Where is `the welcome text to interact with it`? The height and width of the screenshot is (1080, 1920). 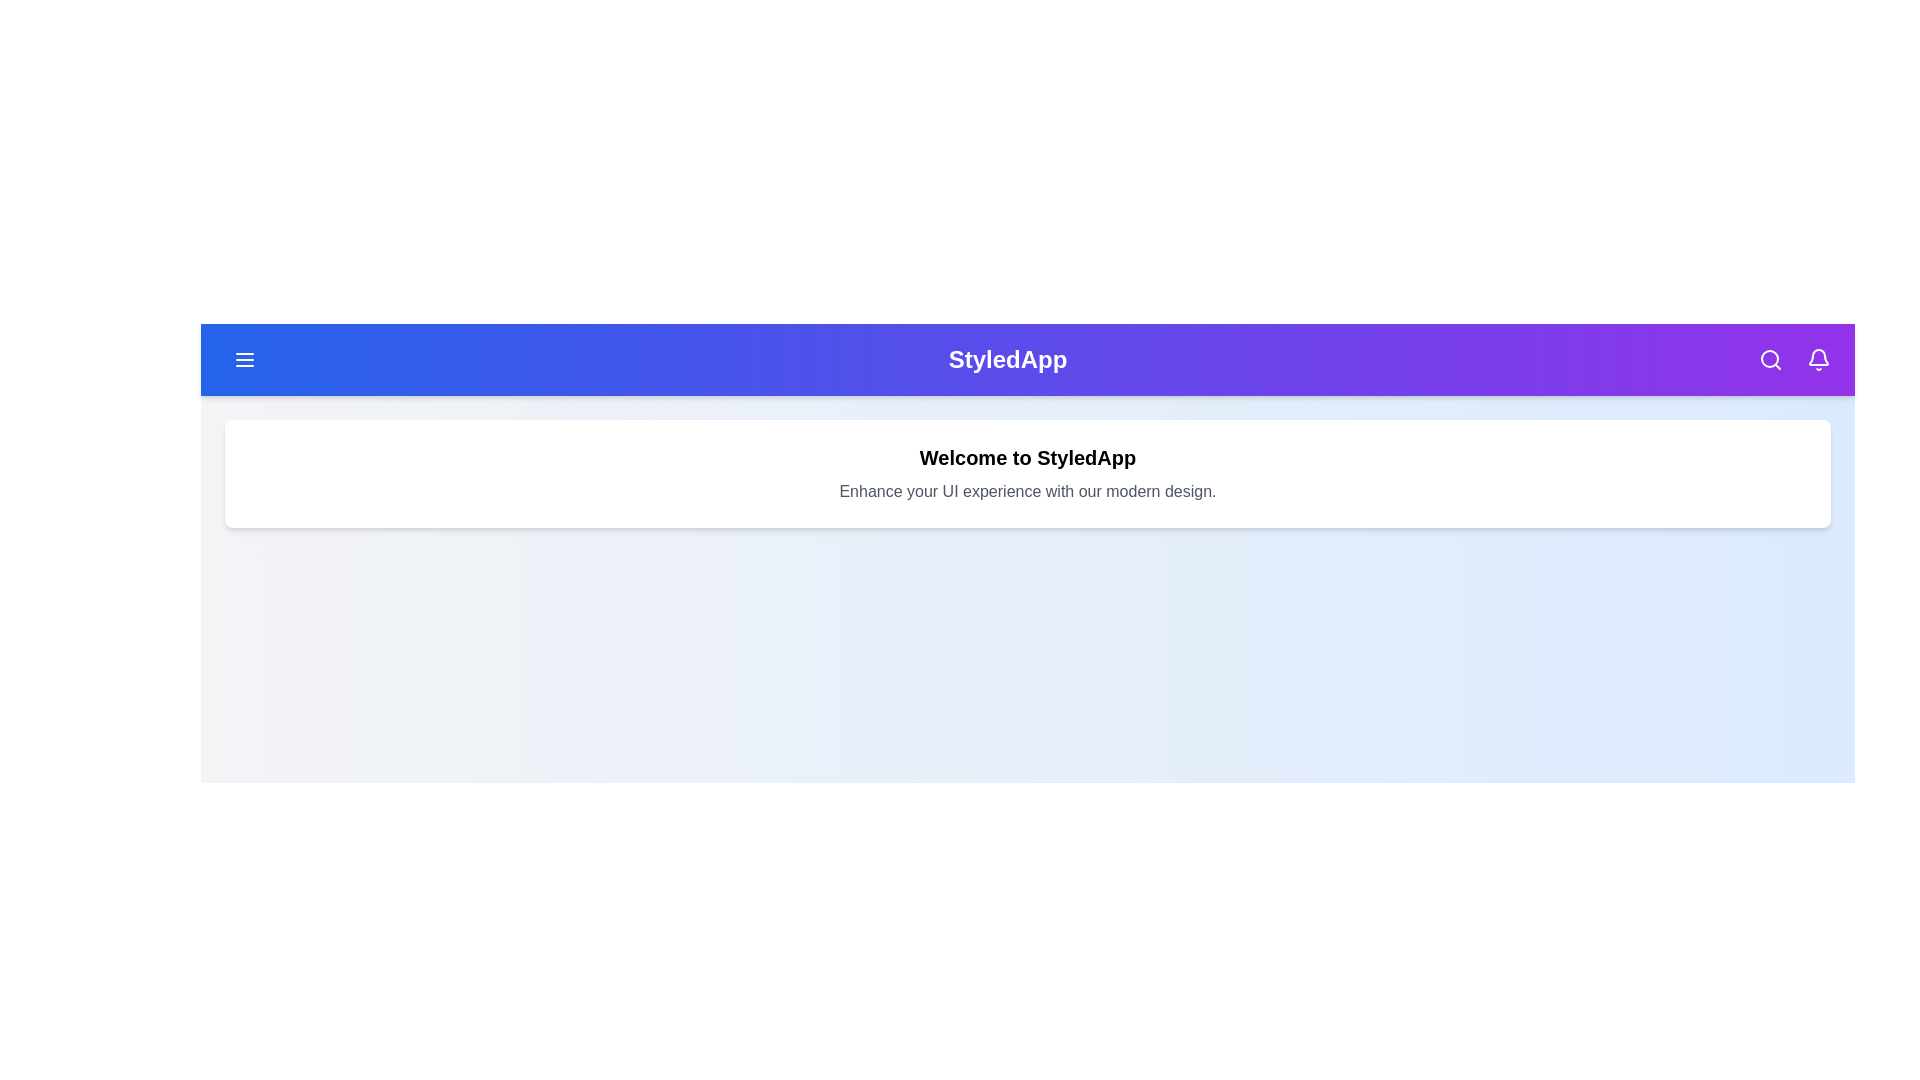 the welcome text to interact with it is located at coordinates (1027, 458).